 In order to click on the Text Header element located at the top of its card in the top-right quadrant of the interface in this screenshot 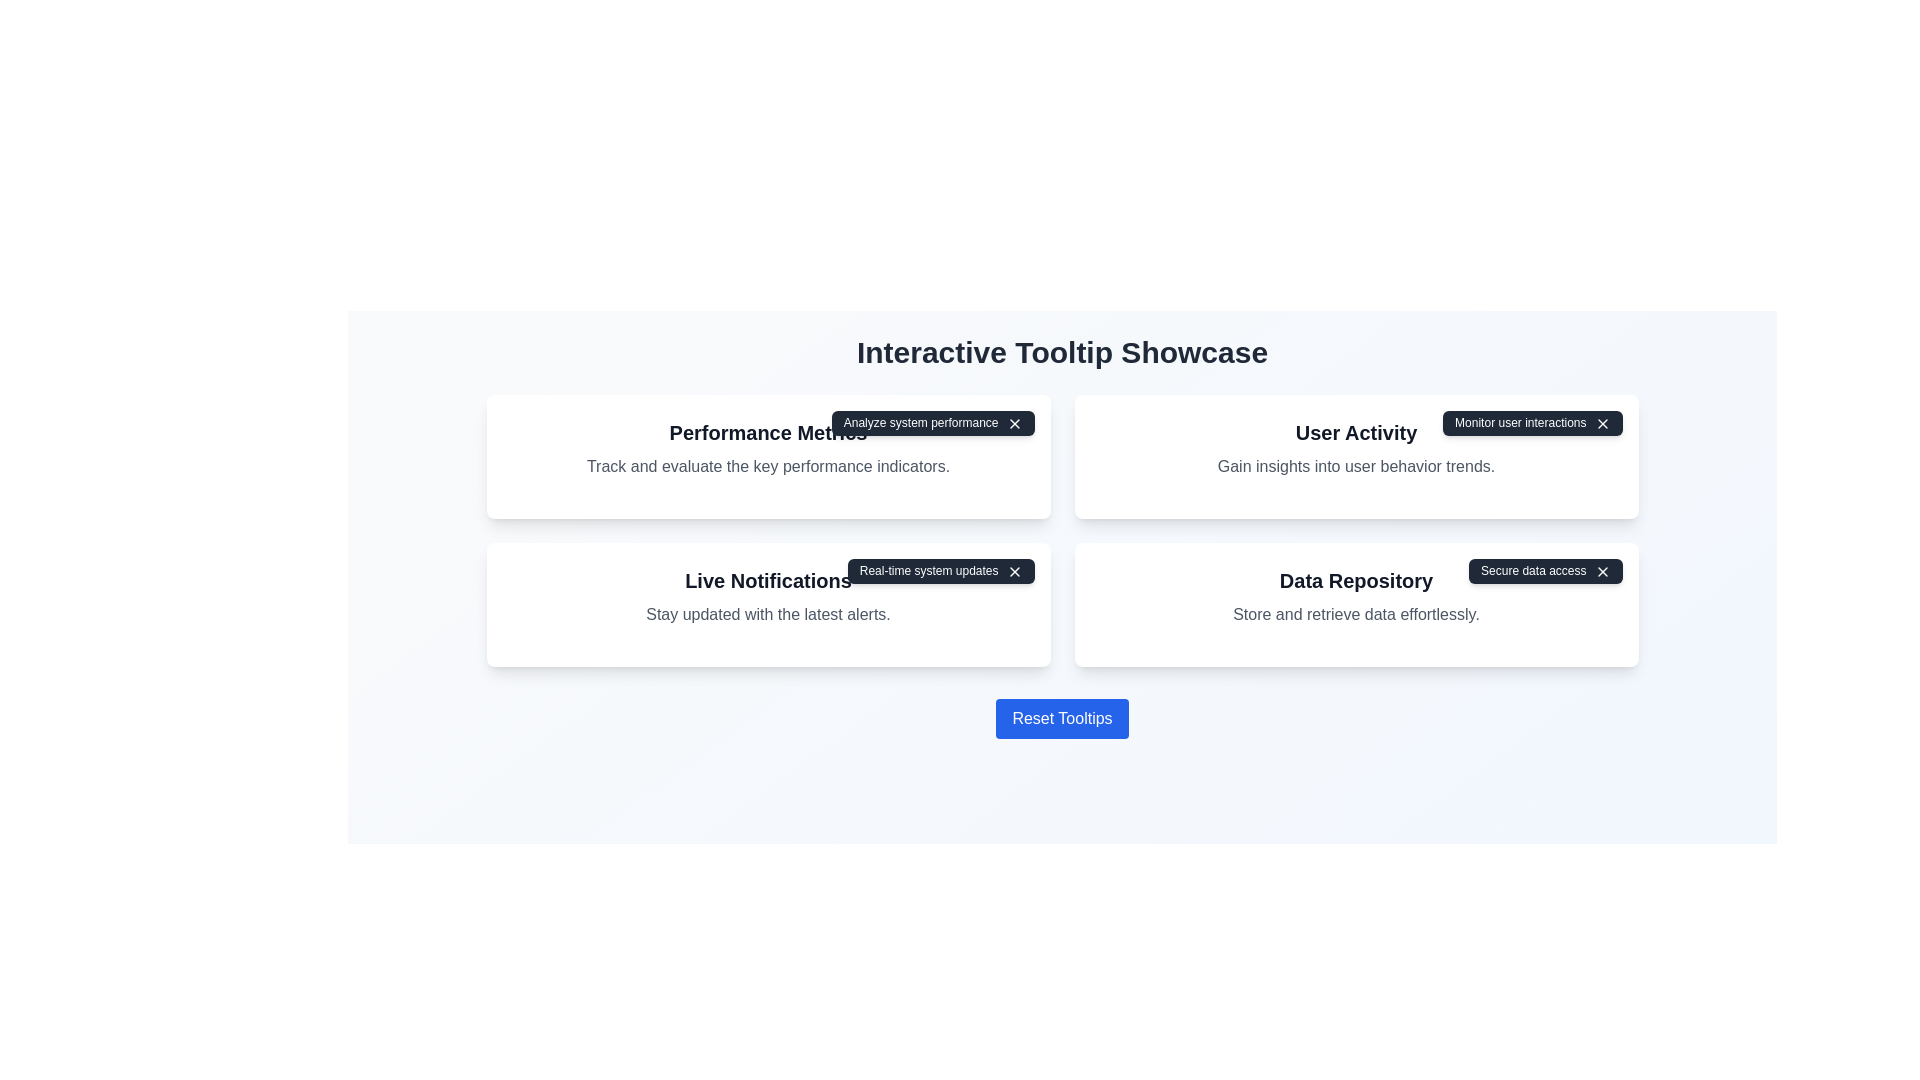, I will do `click(1356, 431)`.